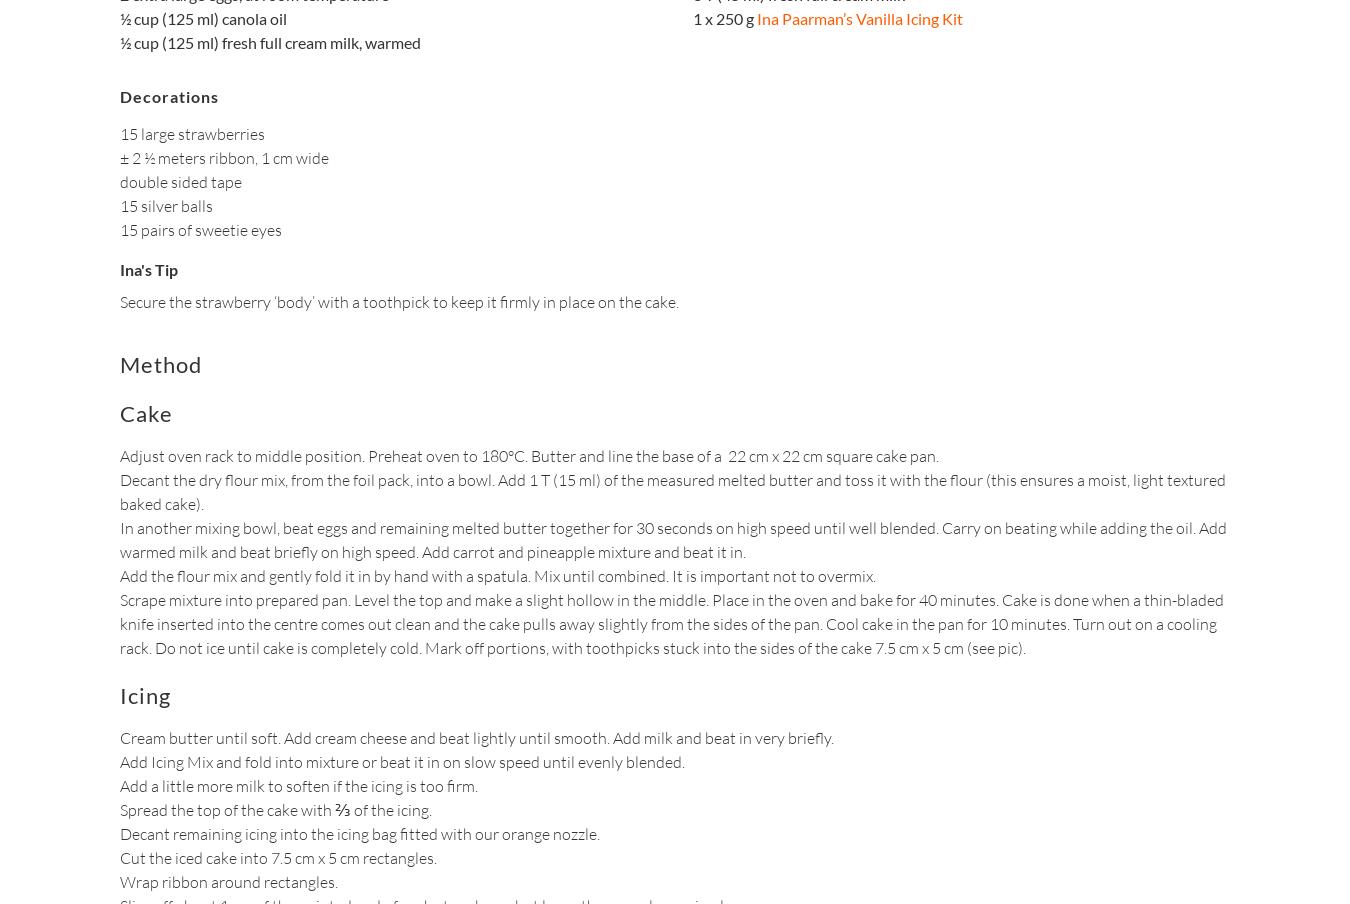 The width and height of the screenshot is (1350, 904). What do you see at coordinates (528, 454) in the screenshot?
I see `'Adjust oven rack to middle position. Preheat oven to 180°C. Butter and line the base of a  22 cm x 22 cm square cake pan.'` at bounding box center [528, 454].